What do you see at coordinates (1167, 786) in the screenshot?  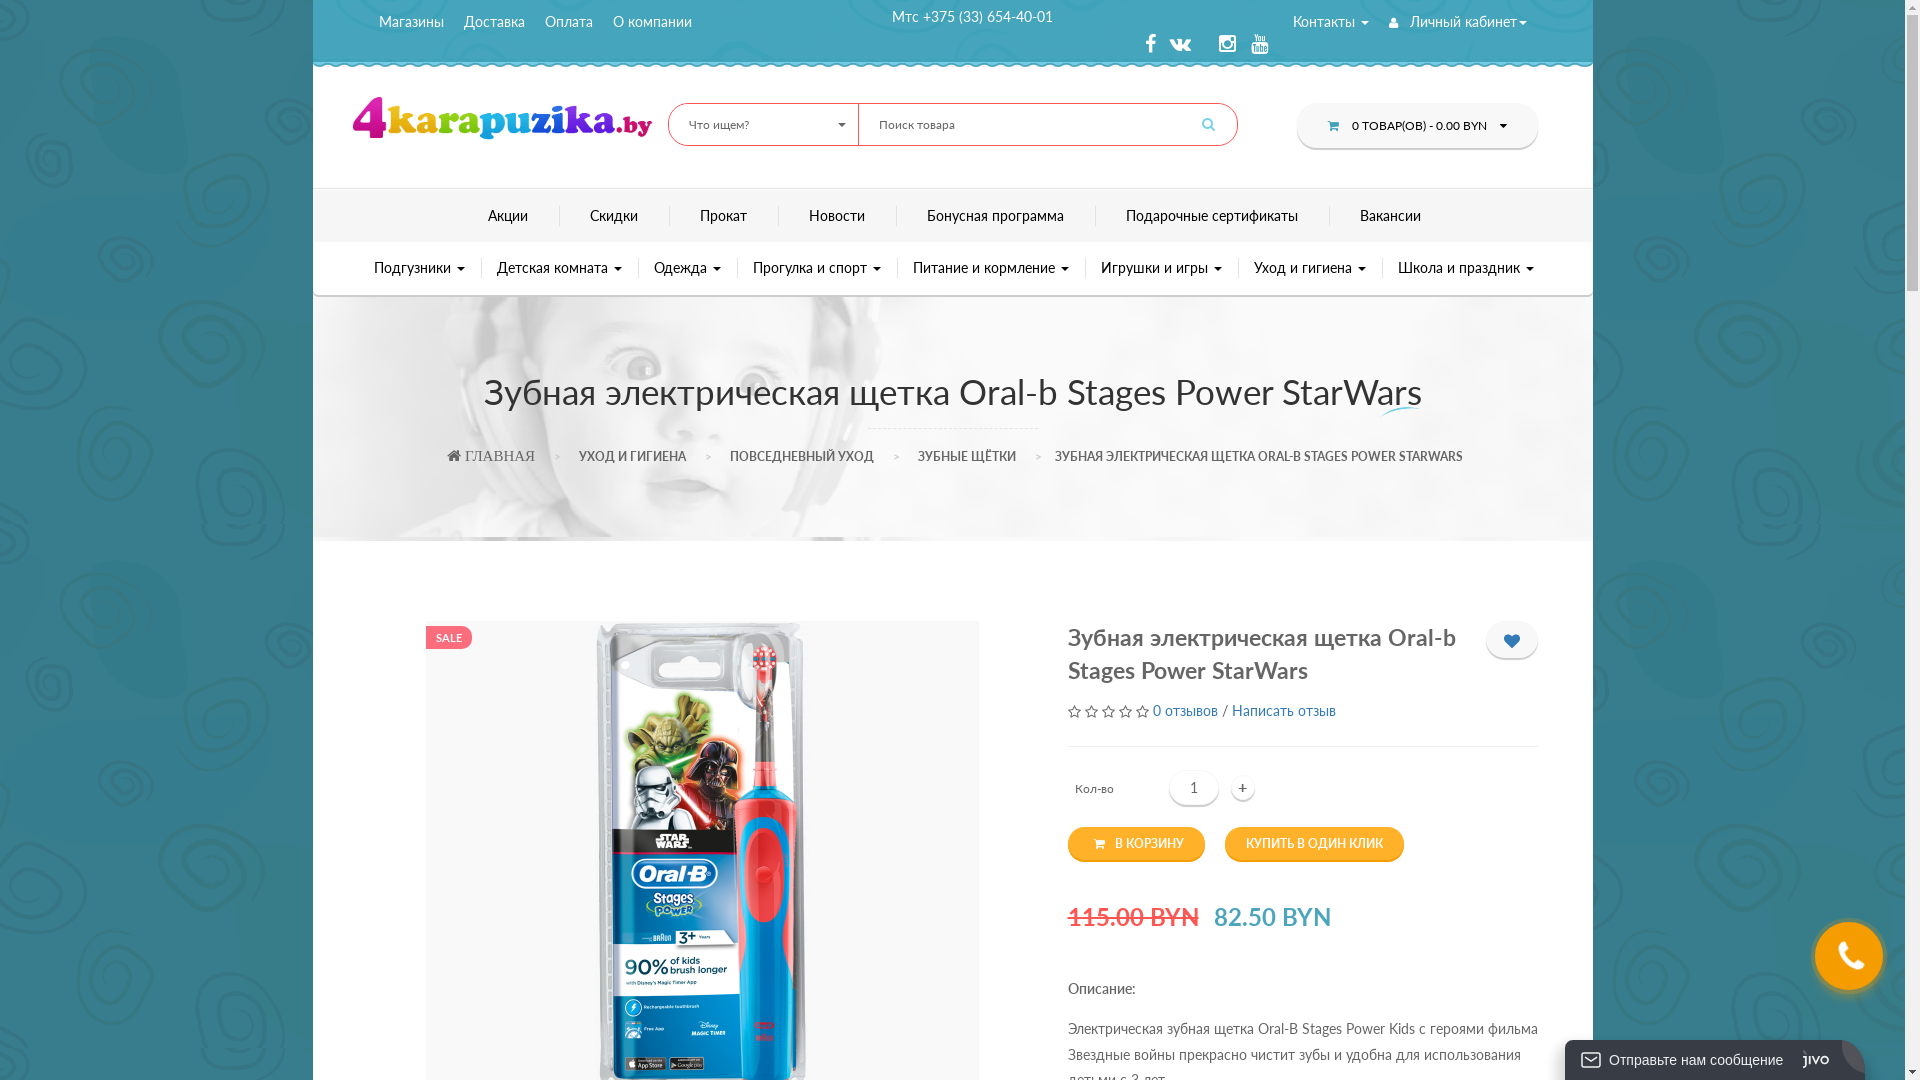 I see `'Qty'` at bounding box center [1167, 786].